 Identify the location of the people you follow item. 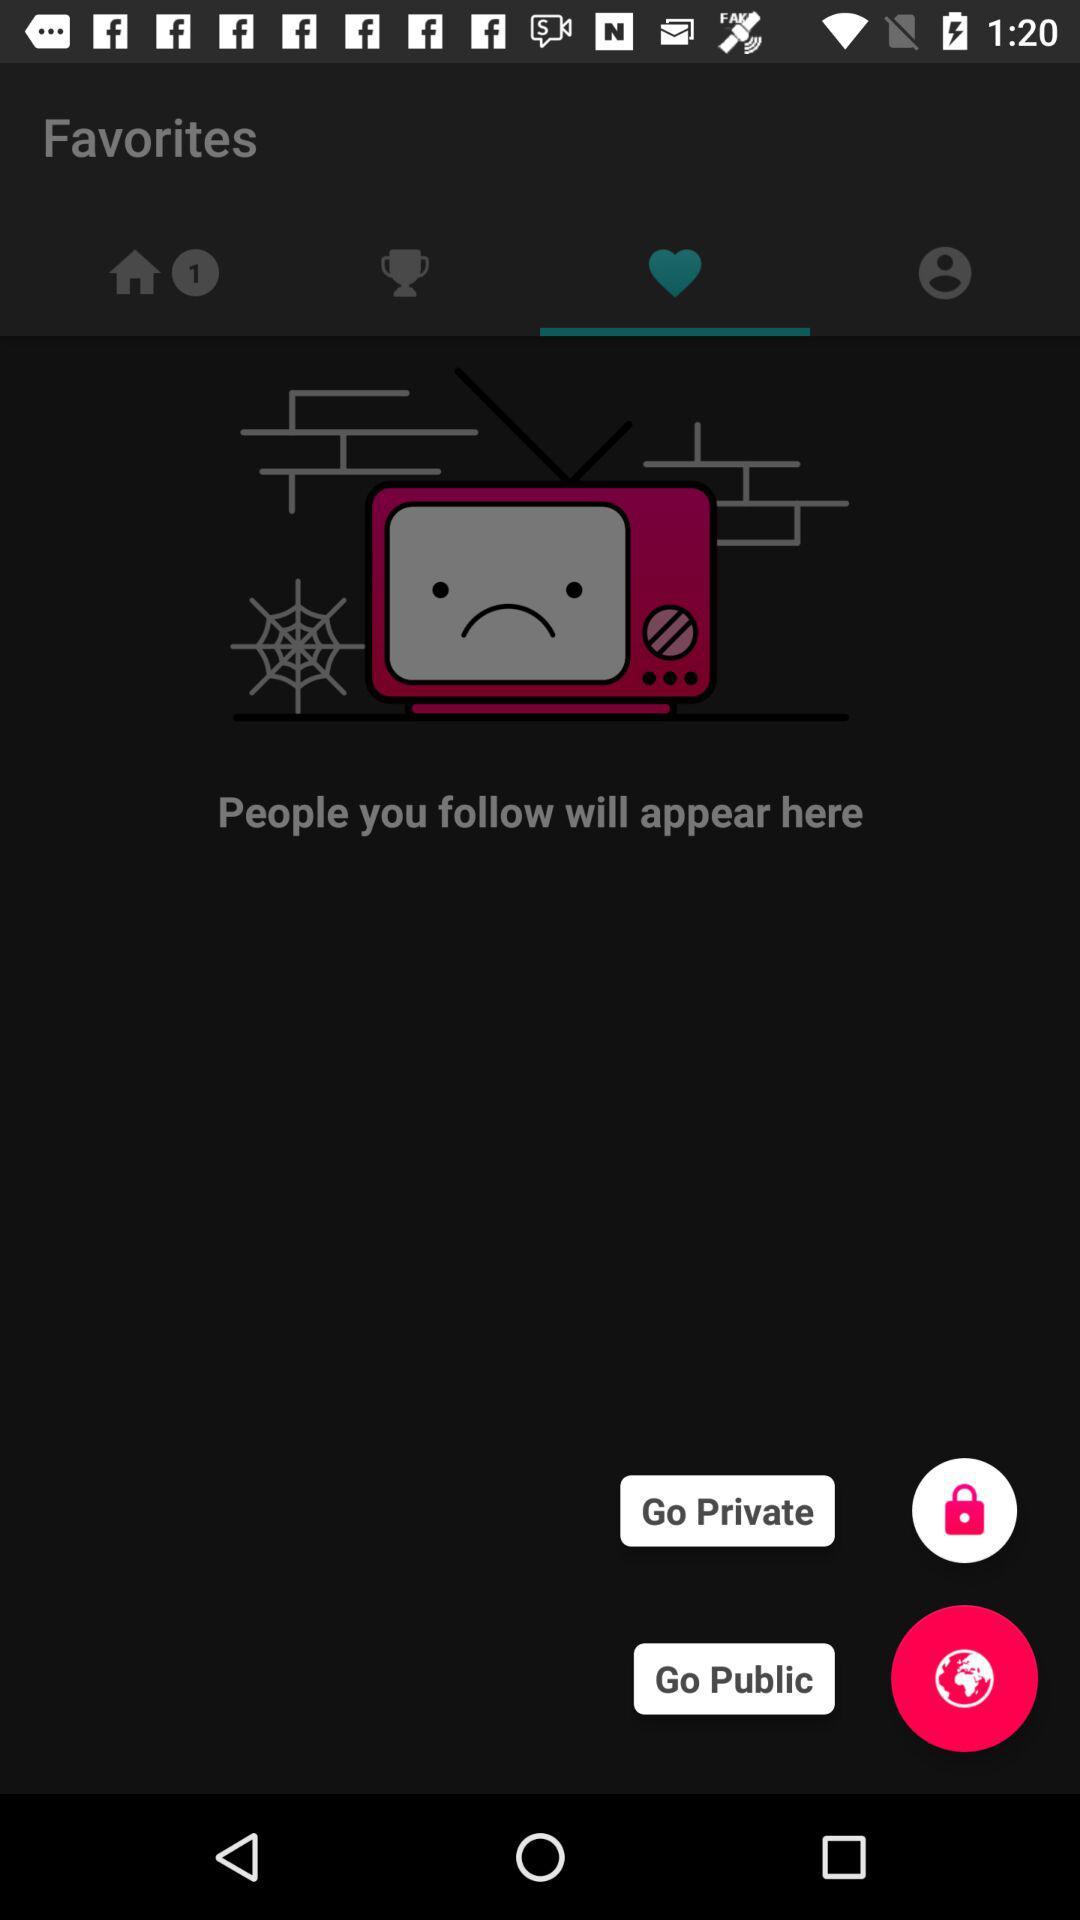
(540, 599).